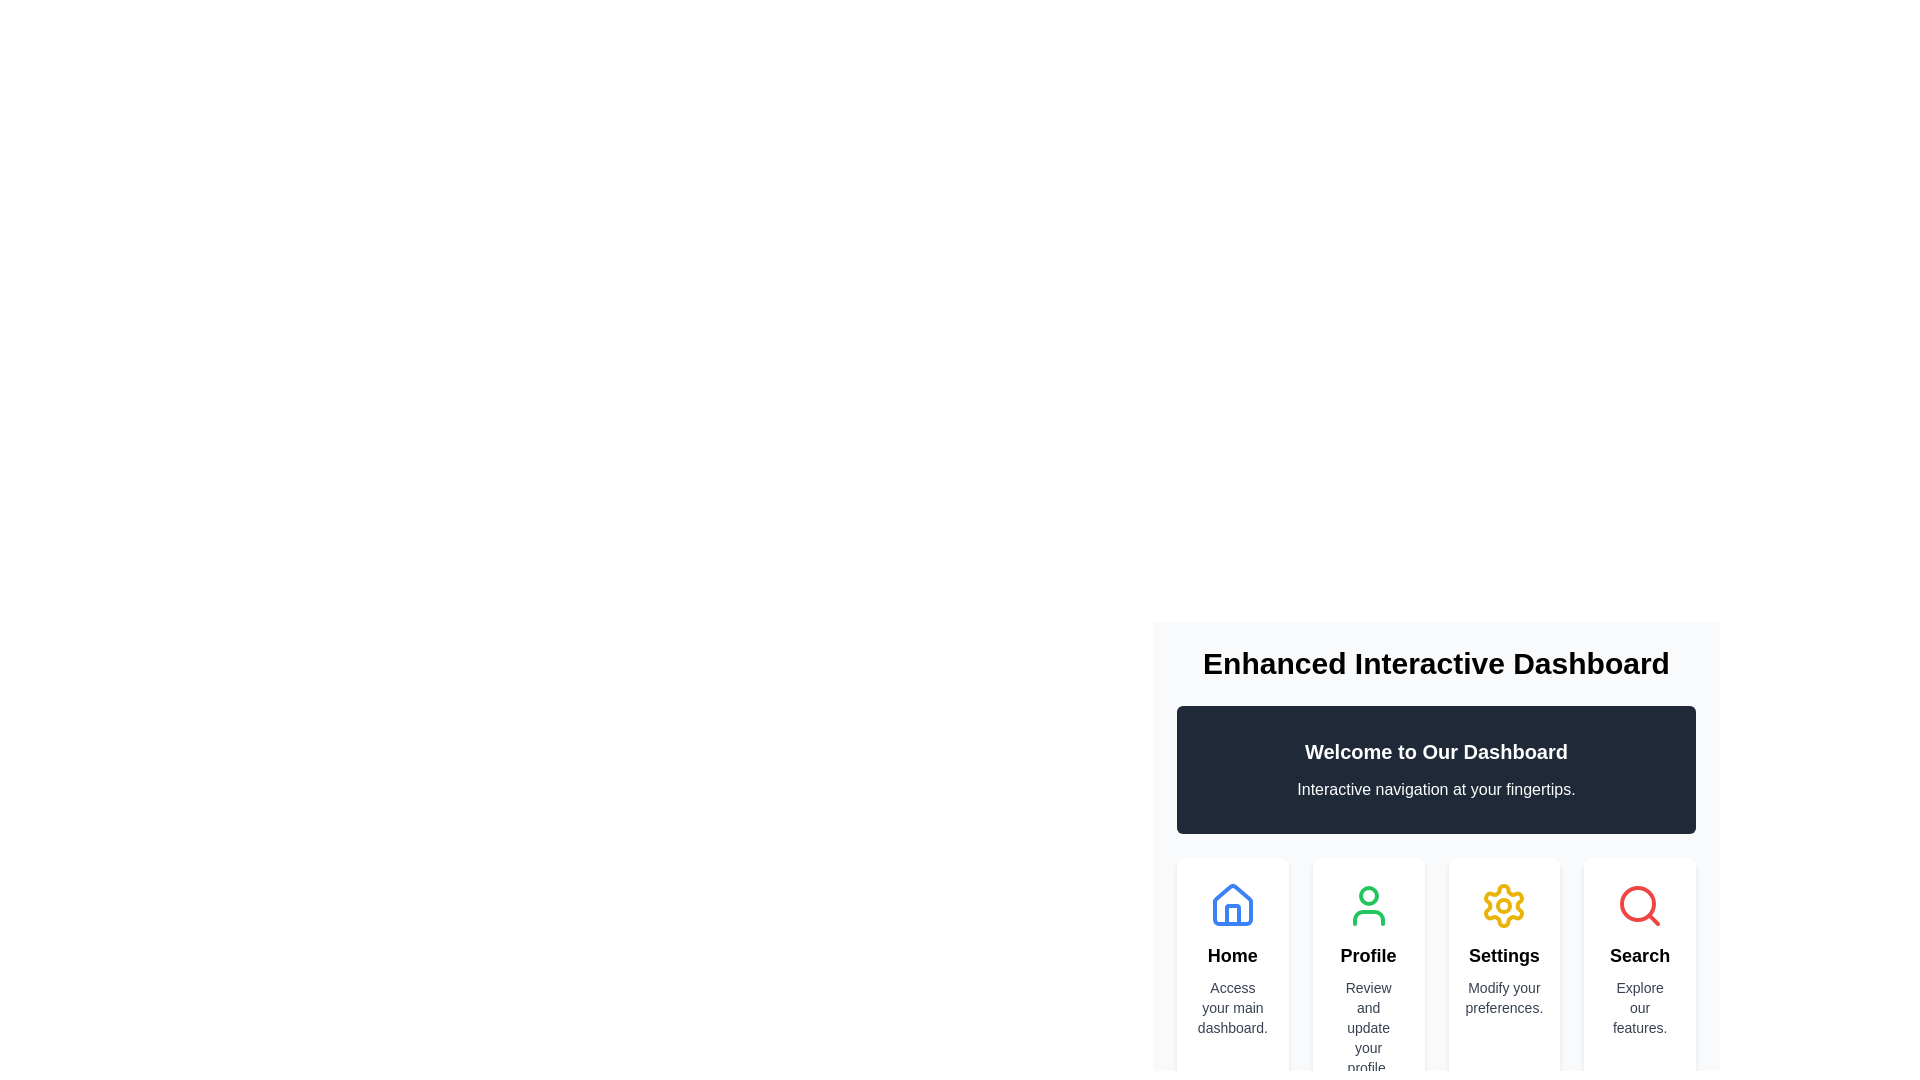 This screenshot has height=1080, width=1920. I want to click on the decorative Circle (SVG element) located at the center of the gear icon labeled 'Settings', so click(1504, 906).